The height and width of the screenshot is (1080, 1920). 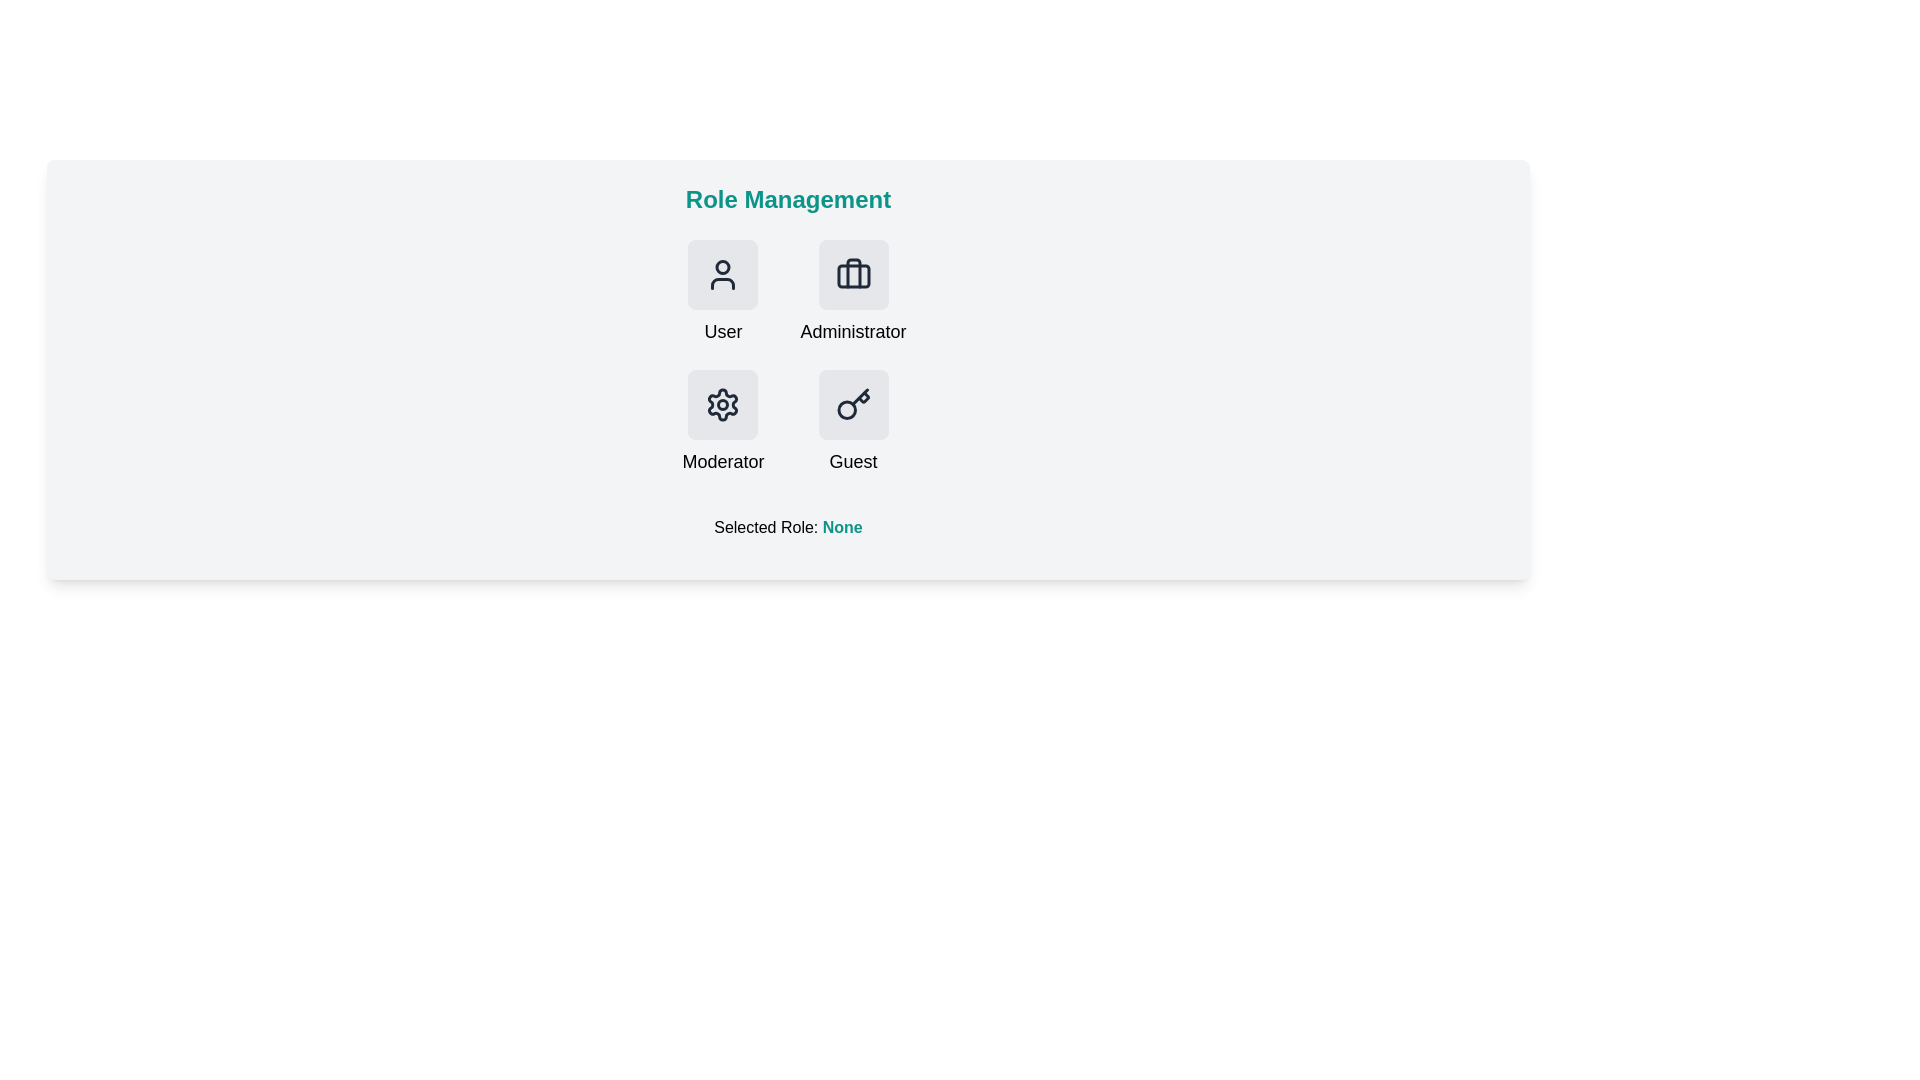 What do you see at coordinates (722, 274) in the screenshot?
I see `the top-left icon representing the 'User' role in the Role Management section` at bounding box center [722, 274].